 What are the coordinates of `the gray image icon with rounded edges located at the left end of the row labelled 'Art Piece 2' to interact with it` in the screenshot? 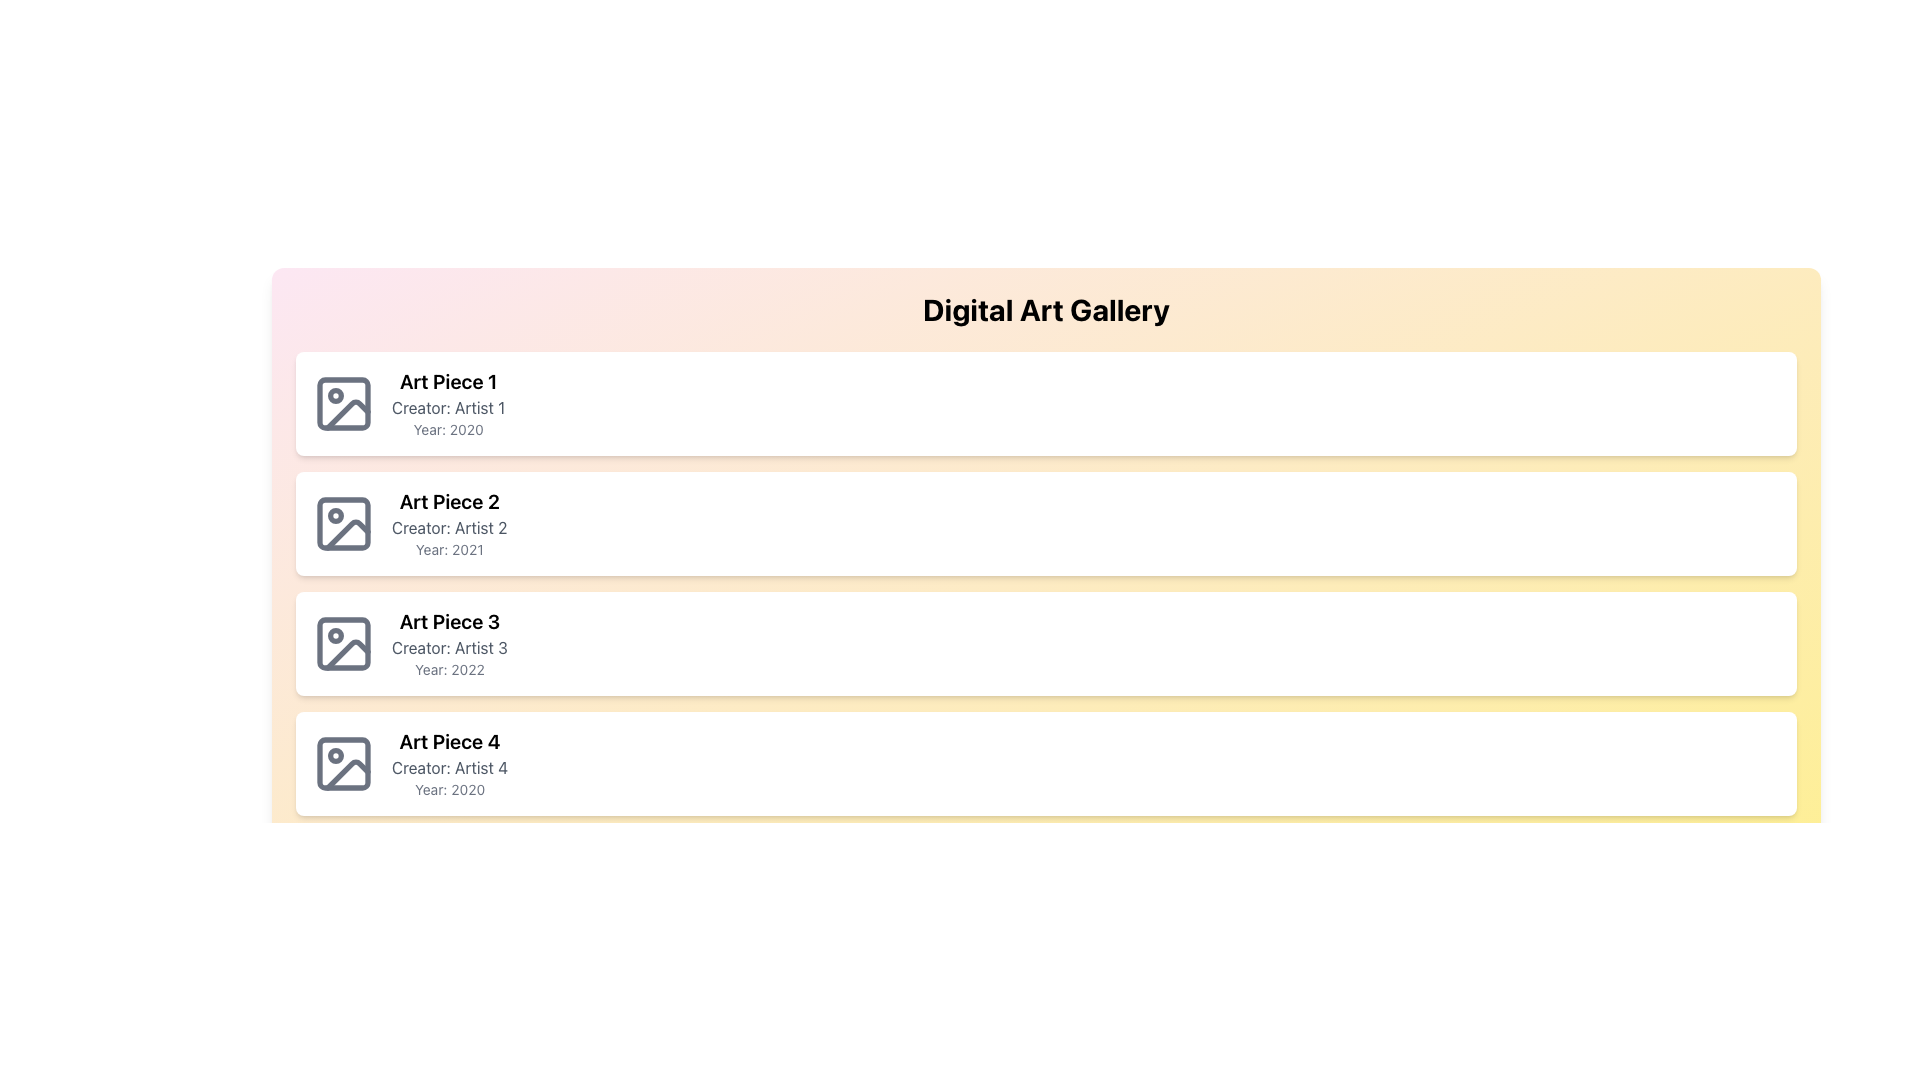 It's located at (344, 523).